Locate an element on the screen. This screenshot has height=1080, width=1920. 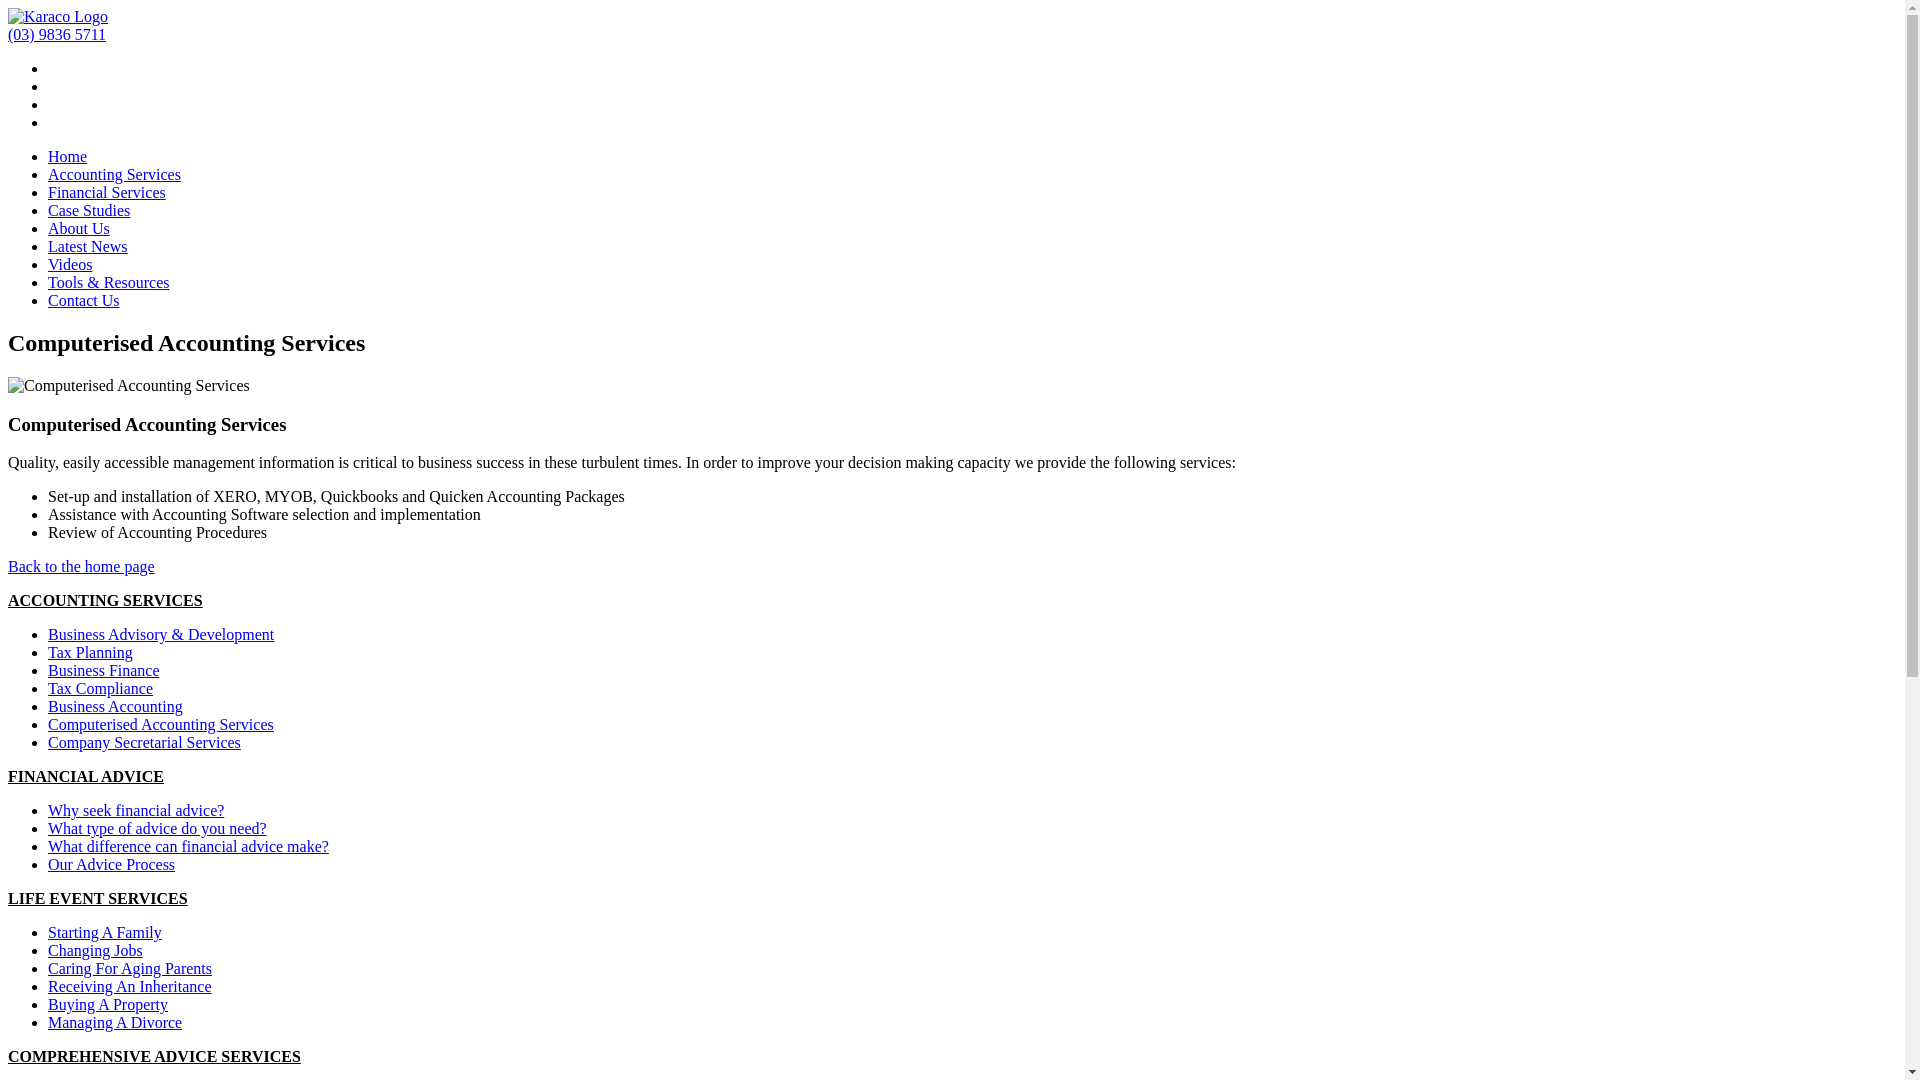
'Business Accounting' is located at coordinates (114, 705).